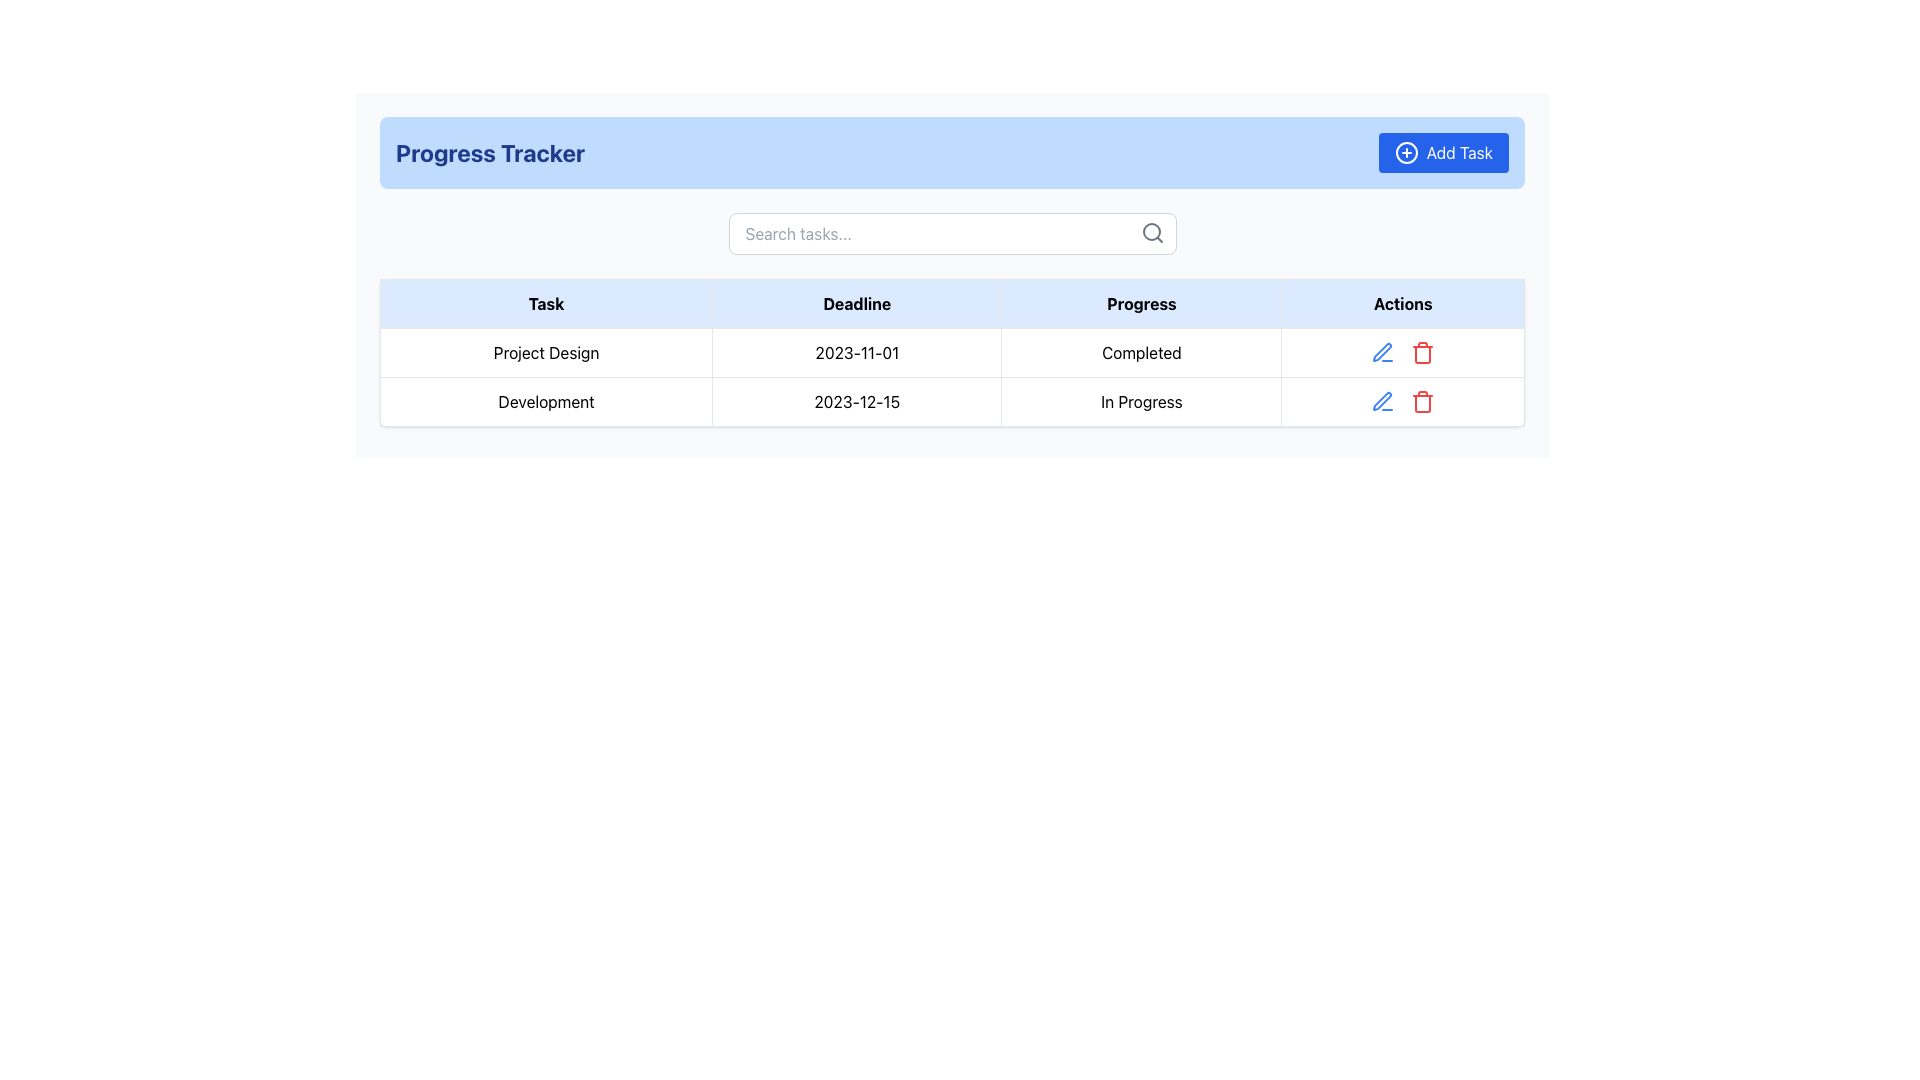 Image resolution: width=1920 pixels, height=1080 pixels. What do you see at coordinates (1142, 352) in the screenshot?
I see `the 'Completed' text label located in the third cell of the first row under the 'Progress' header in the table` at bounding box center [1142, 352].